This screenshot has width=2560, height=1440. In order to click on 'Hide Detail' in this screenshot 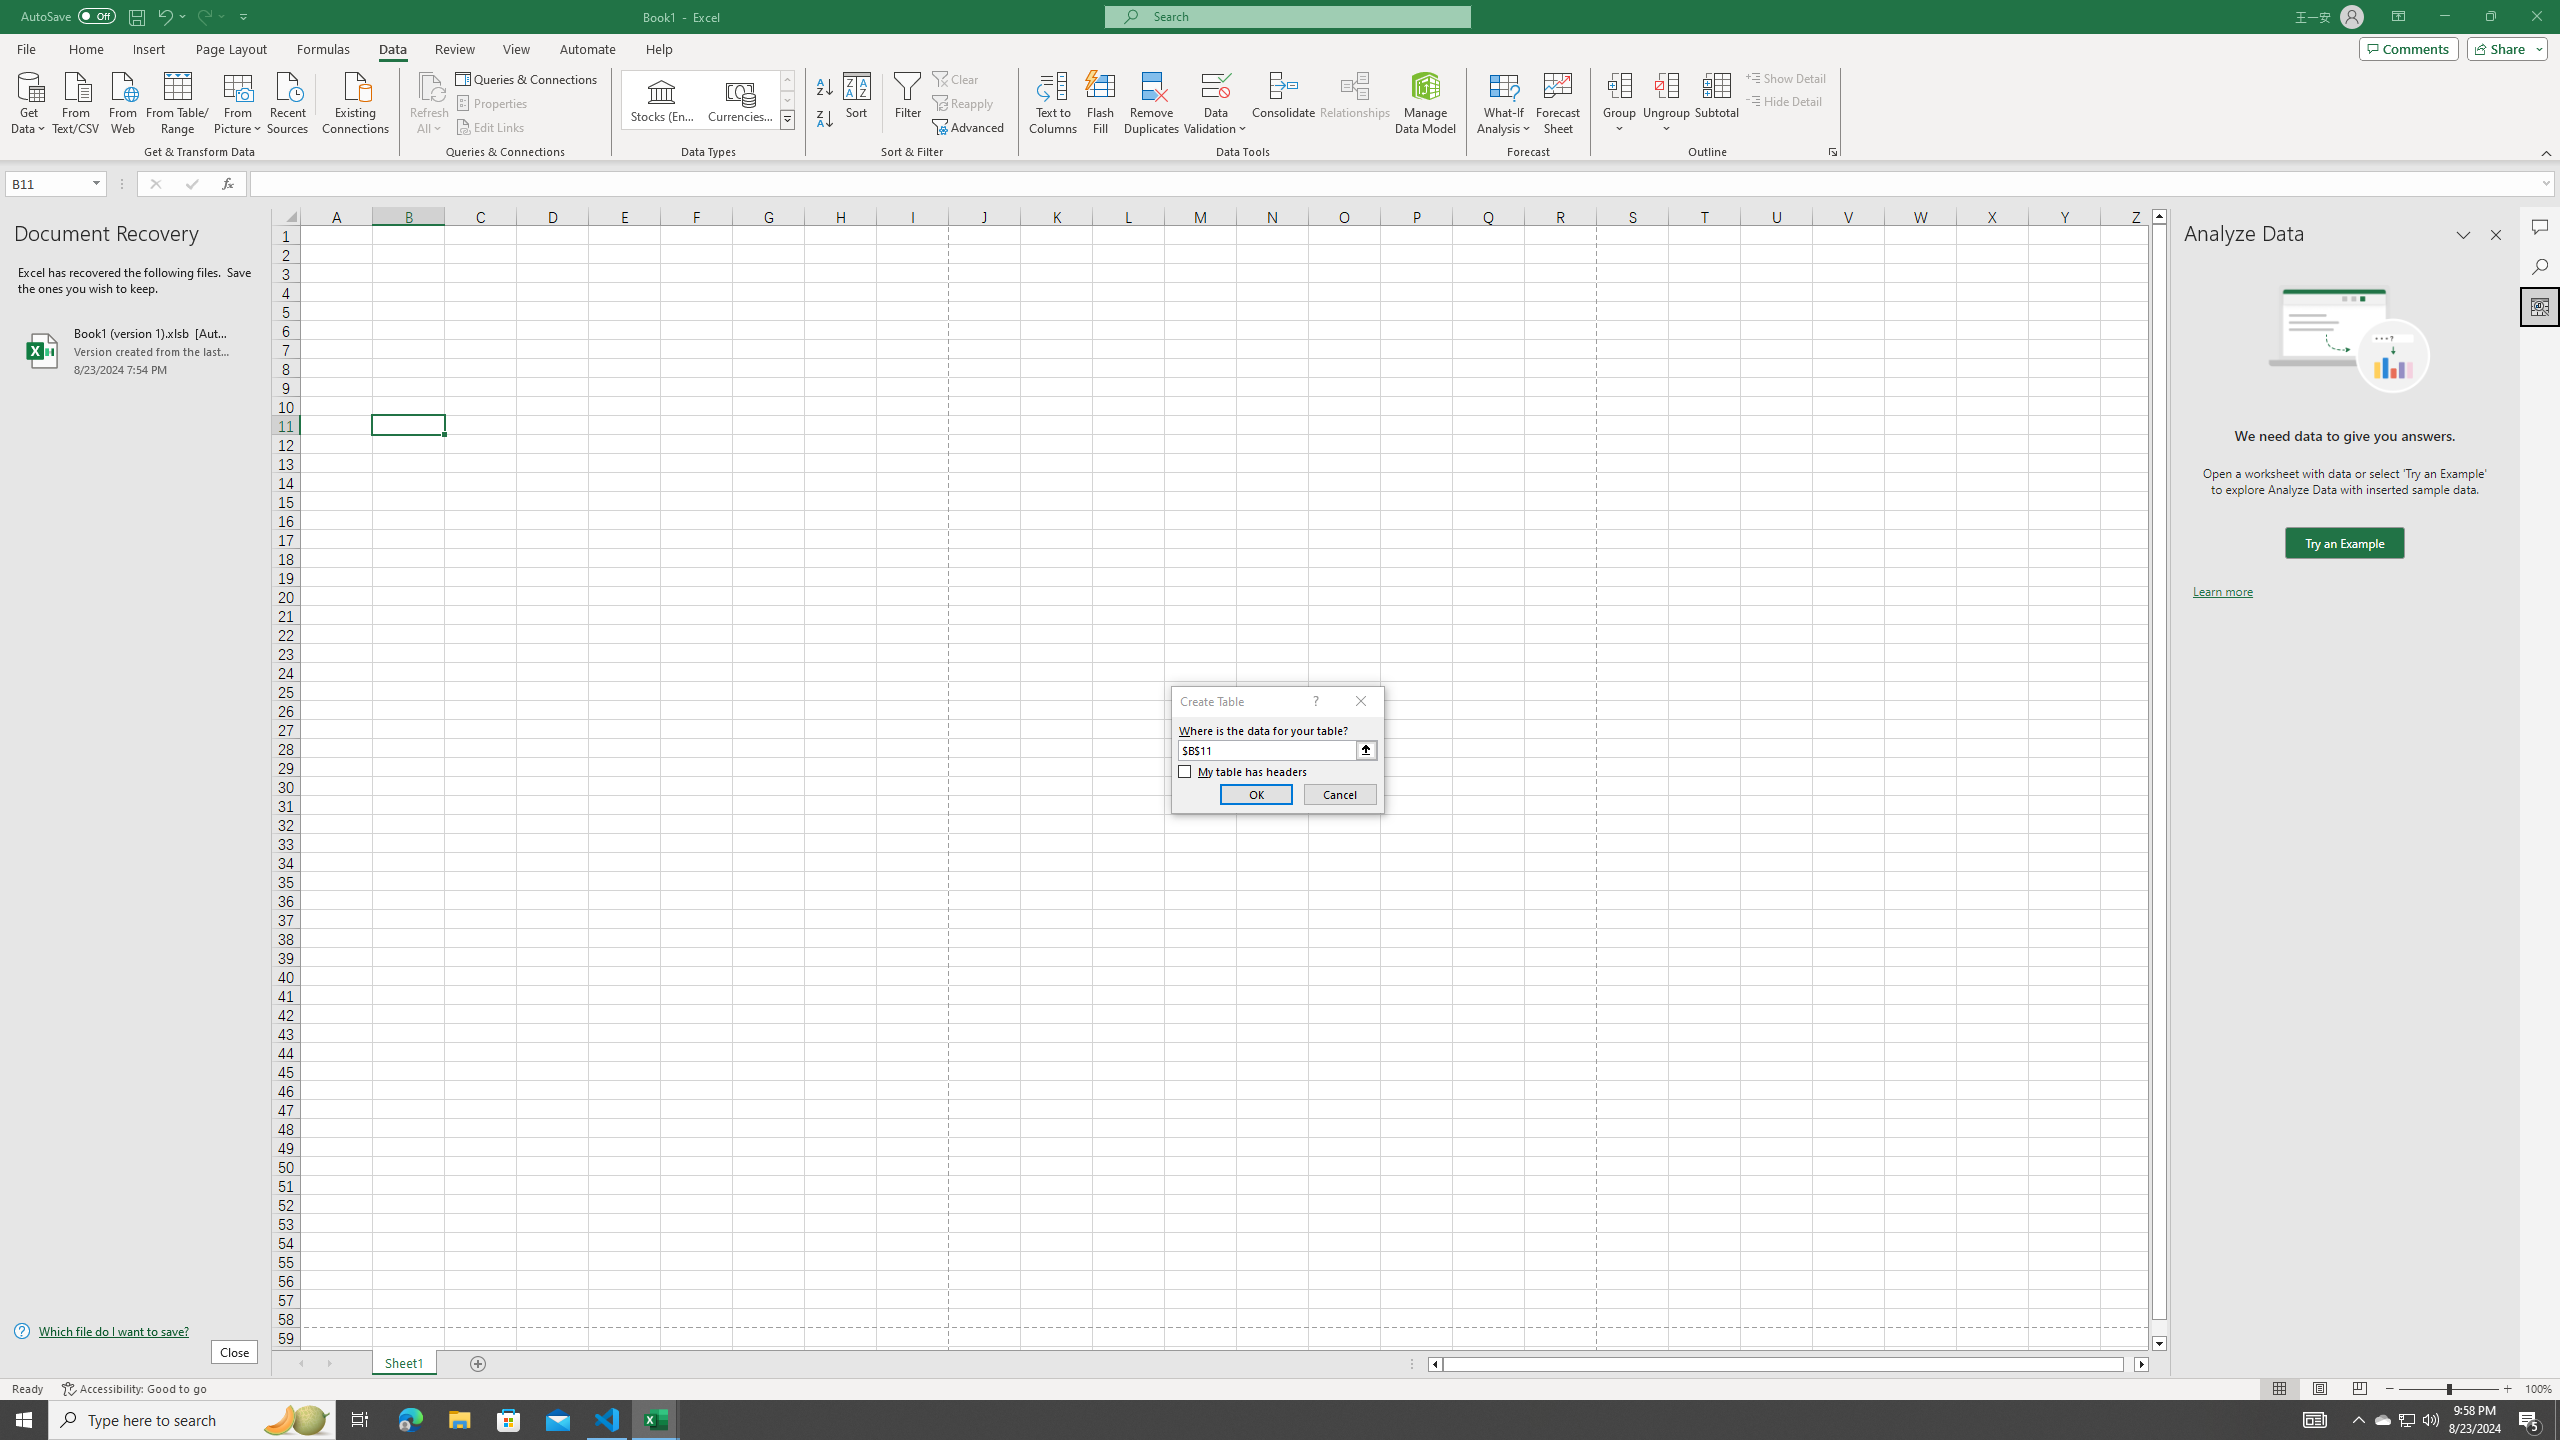, I will do `click(1784, 99)`.